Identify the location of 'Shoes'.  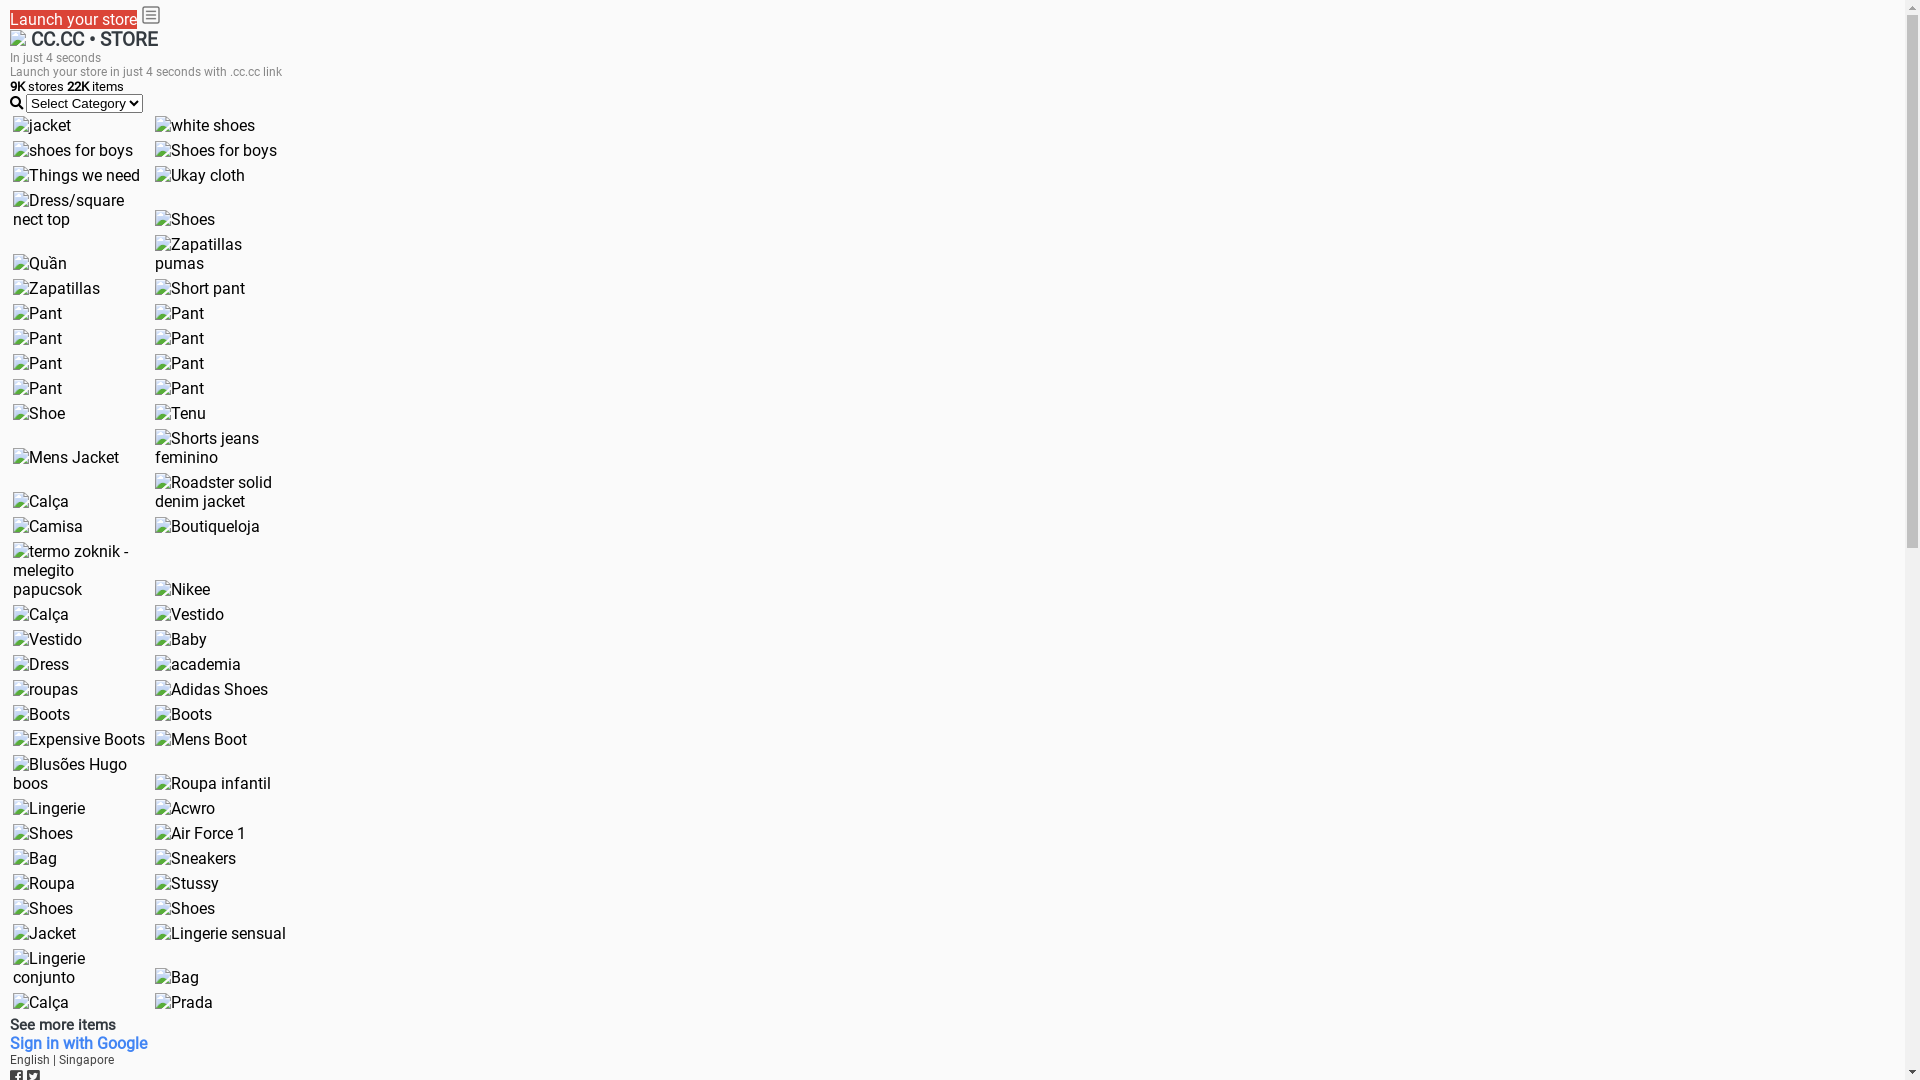
(153, 908).